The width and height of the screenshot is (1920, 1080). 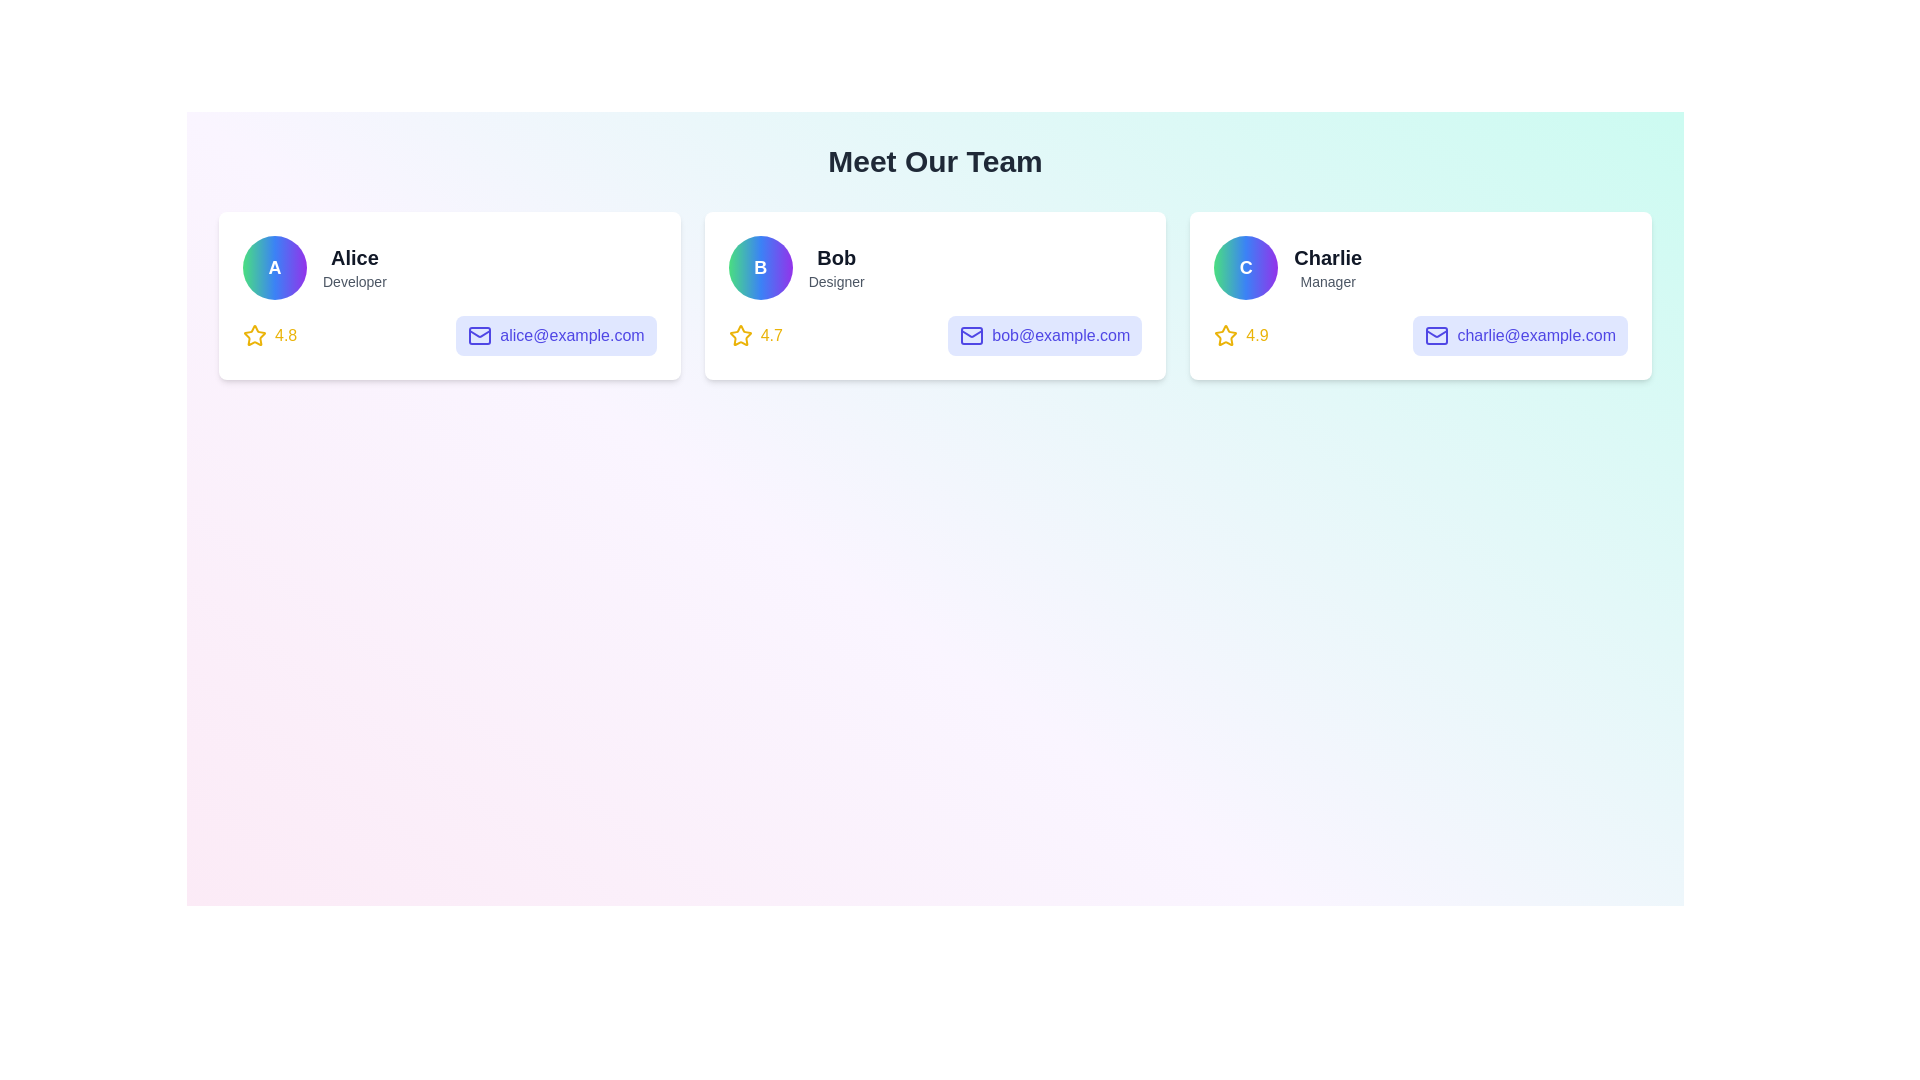 What do you see at coordinates (972, 334) in the screenshot?
I see `the rectangular decorative shape with a blue outline located at the bottom right corner of Bob's card, adjacent to the email address 'bob@example.com'` at bounding box center [972, 334].